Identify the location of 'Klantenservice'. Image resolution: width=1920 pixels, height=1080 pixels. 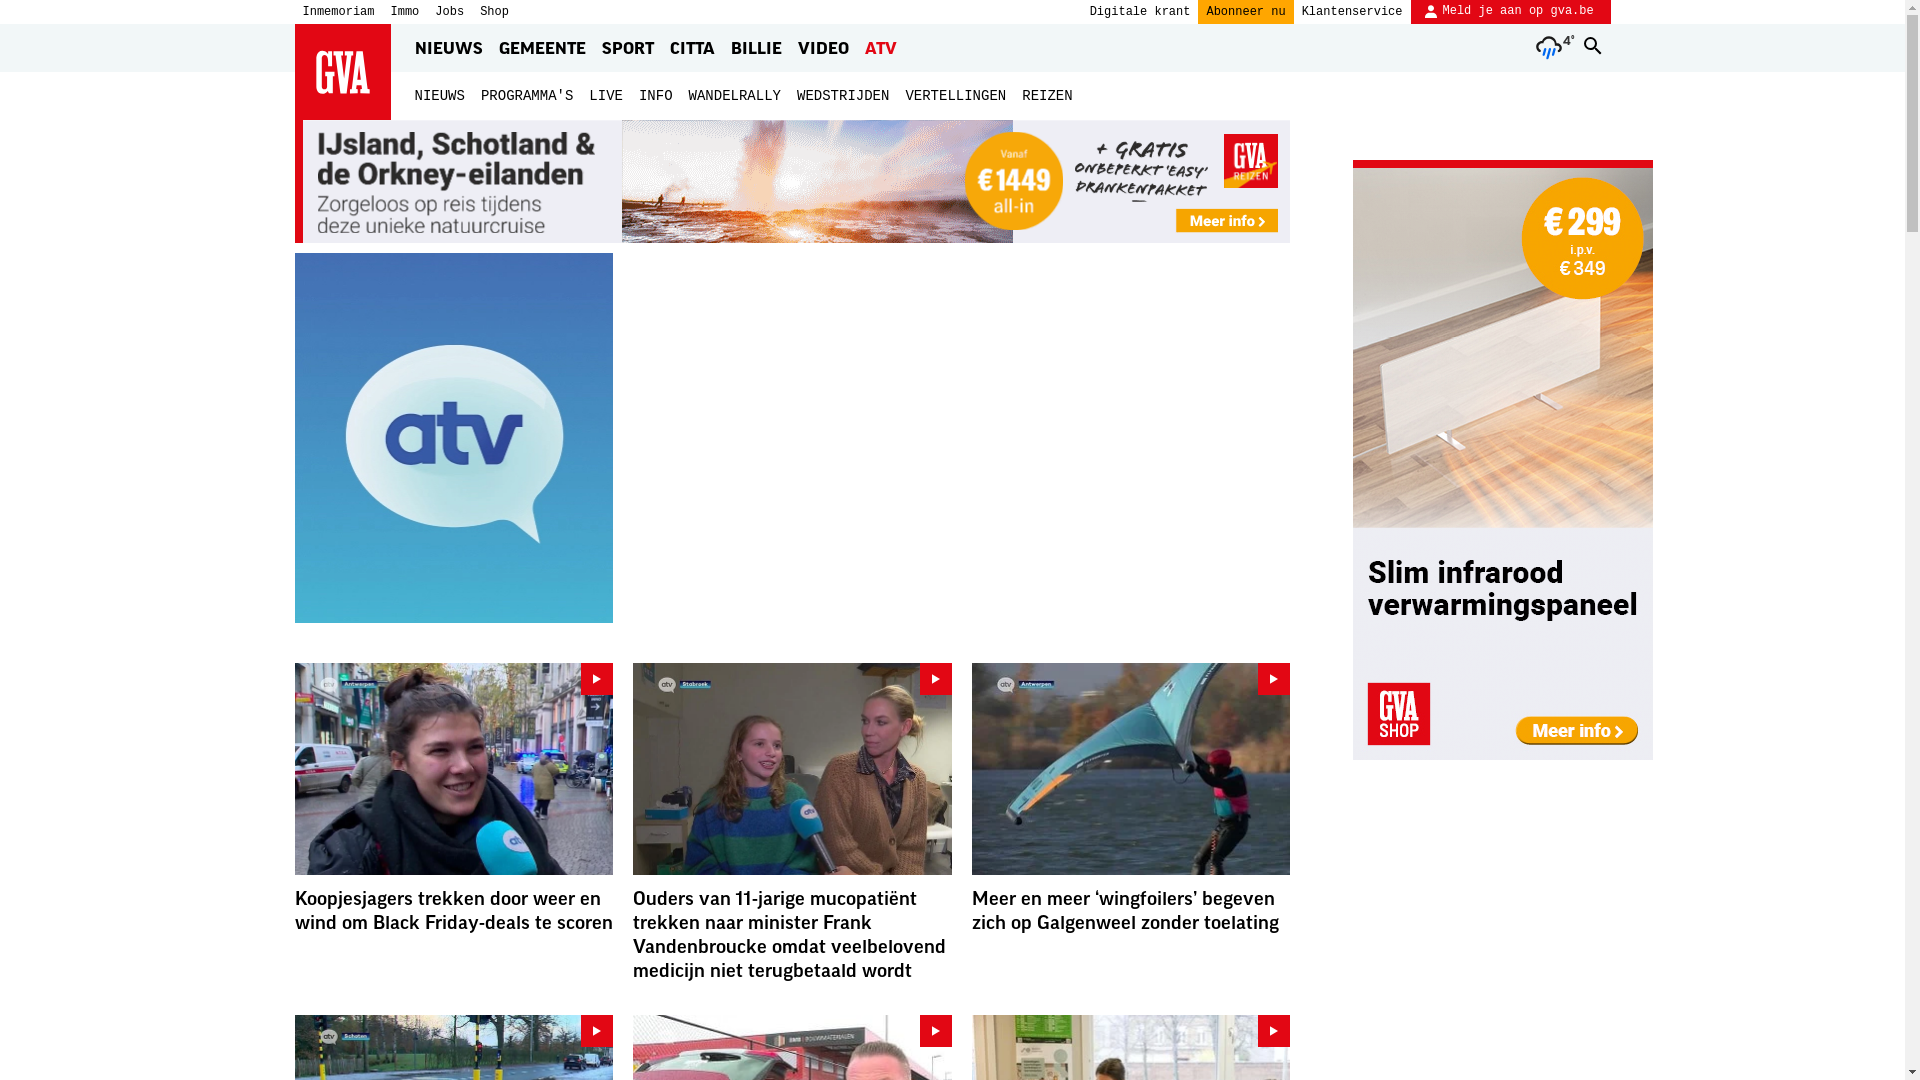
(1352, 11).